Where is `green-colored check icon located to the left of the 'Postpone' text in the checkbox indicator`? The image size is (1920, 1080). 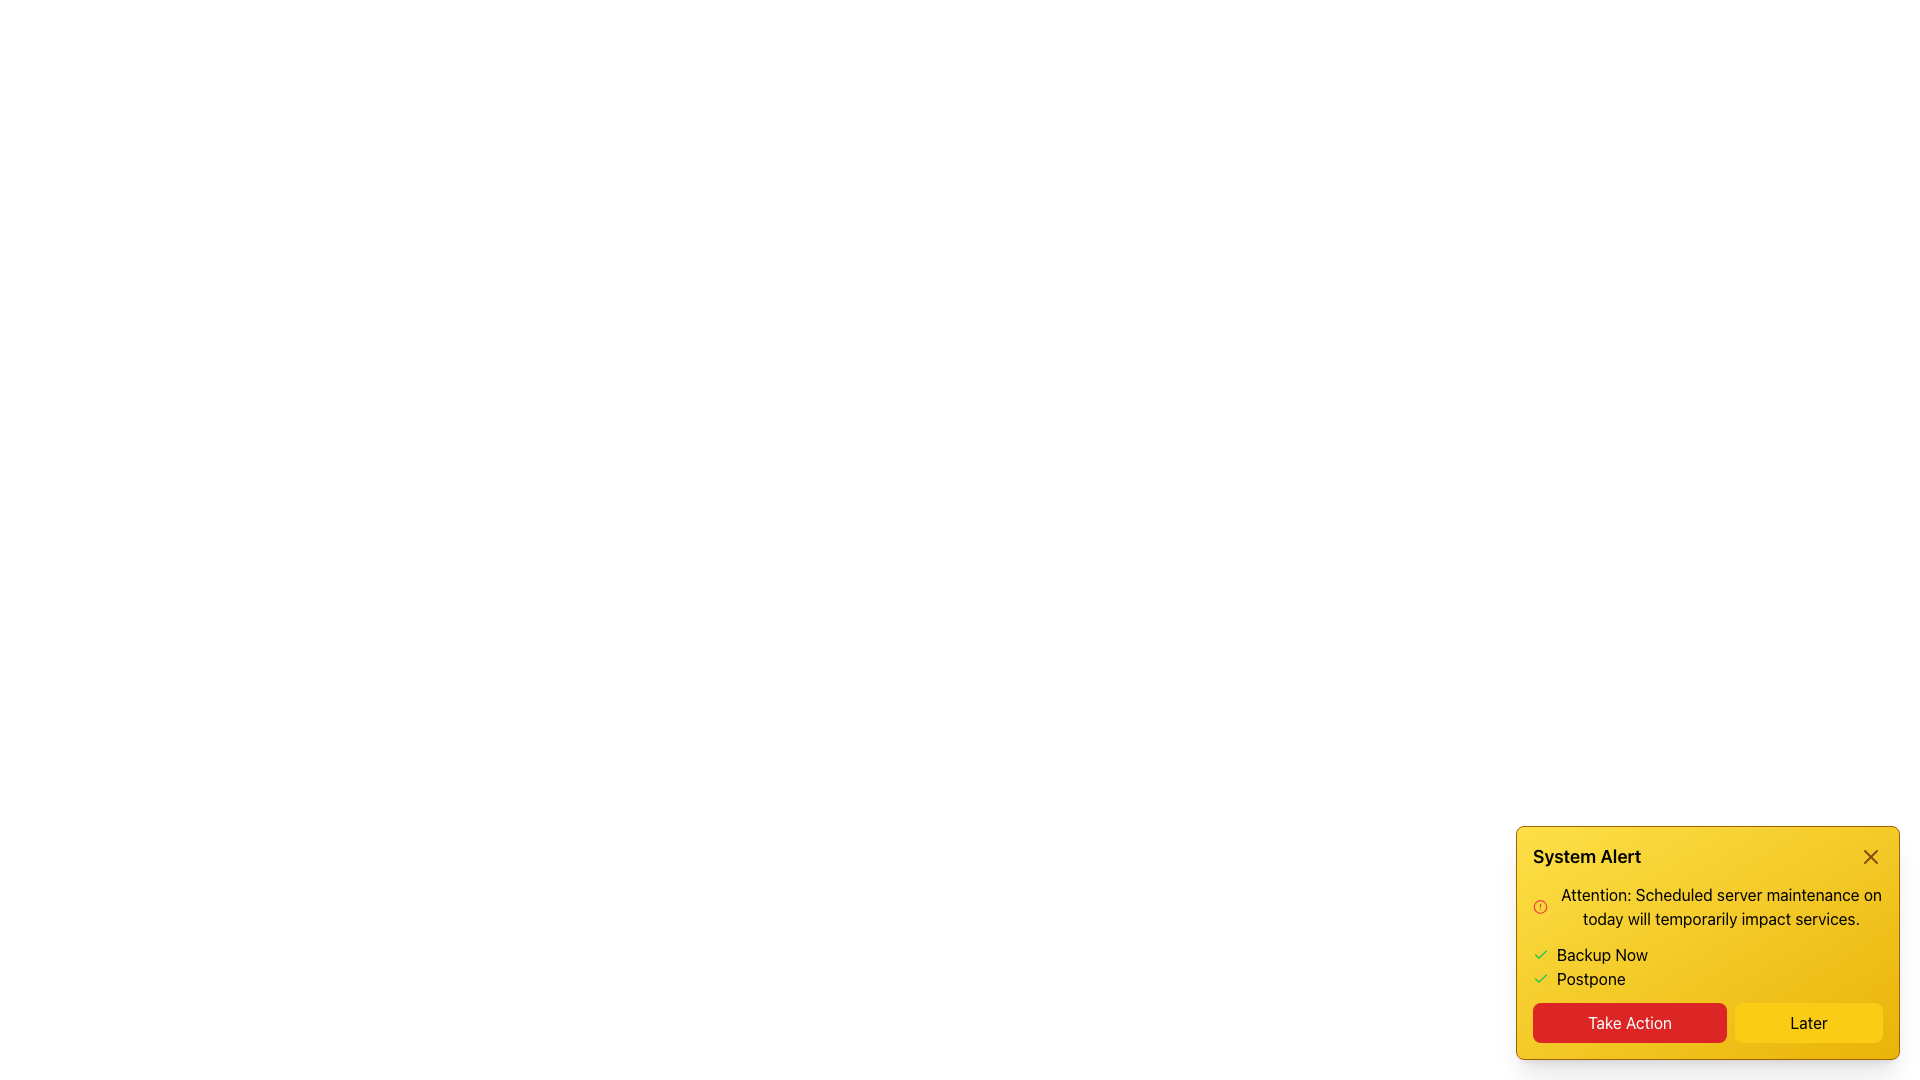 green-colored check icon located to the left of the 'Postpone' text in the checkbox indicator is located at coordinates (1539, 978).